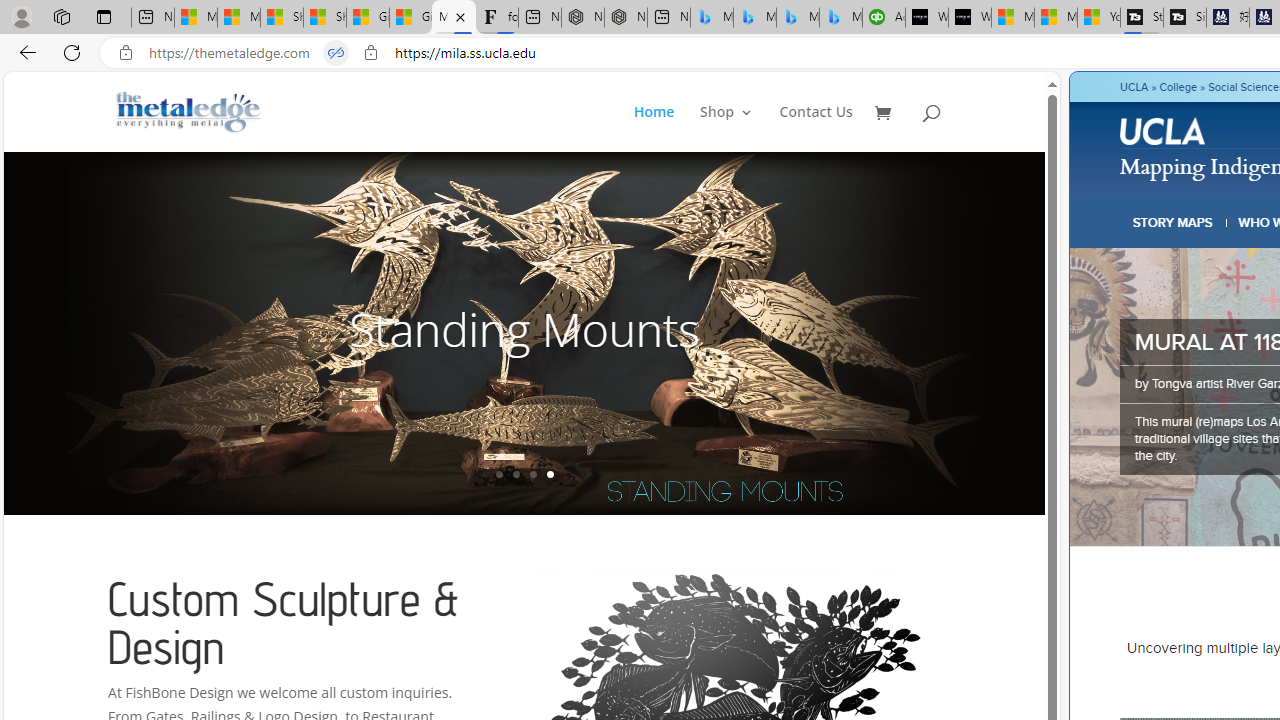  I want to click on '4', so click(550, 474).